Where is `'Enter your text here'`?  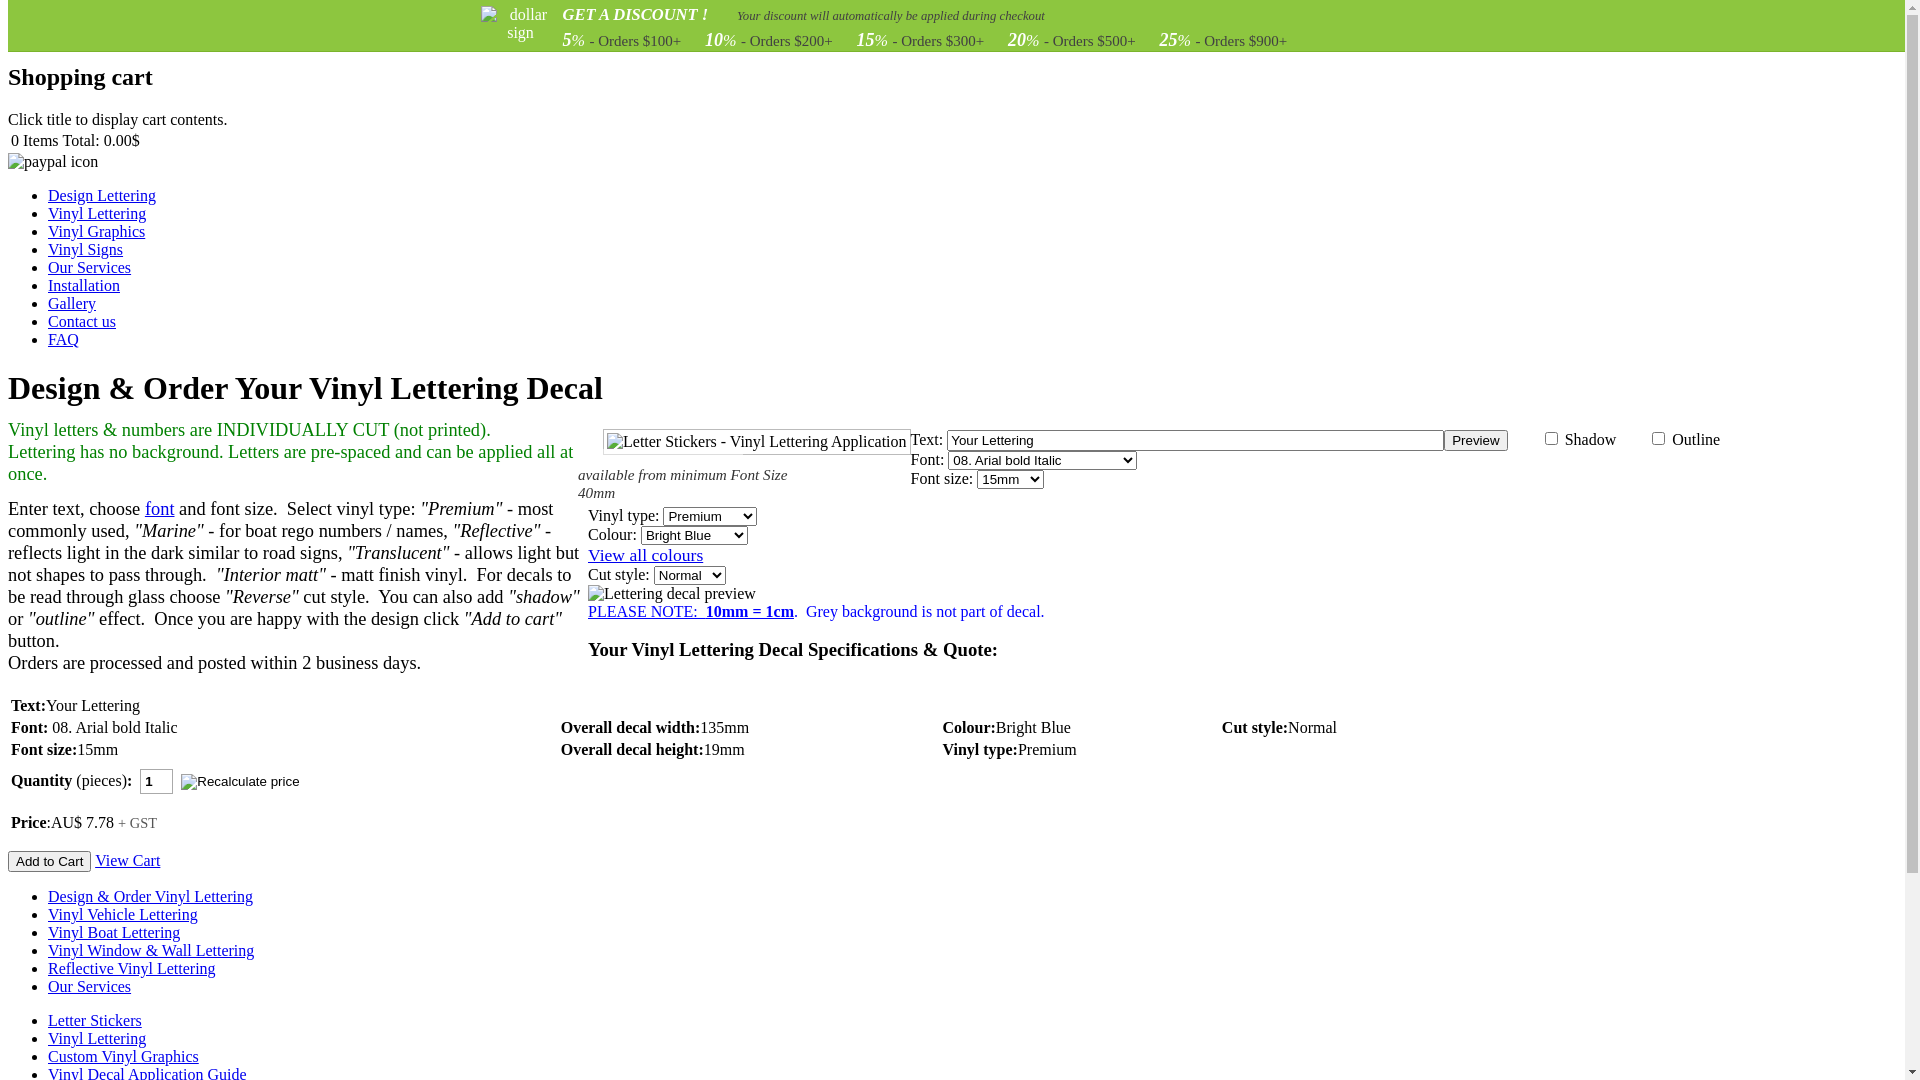
'Enter your text here' is located at coordinates (1195, 439).